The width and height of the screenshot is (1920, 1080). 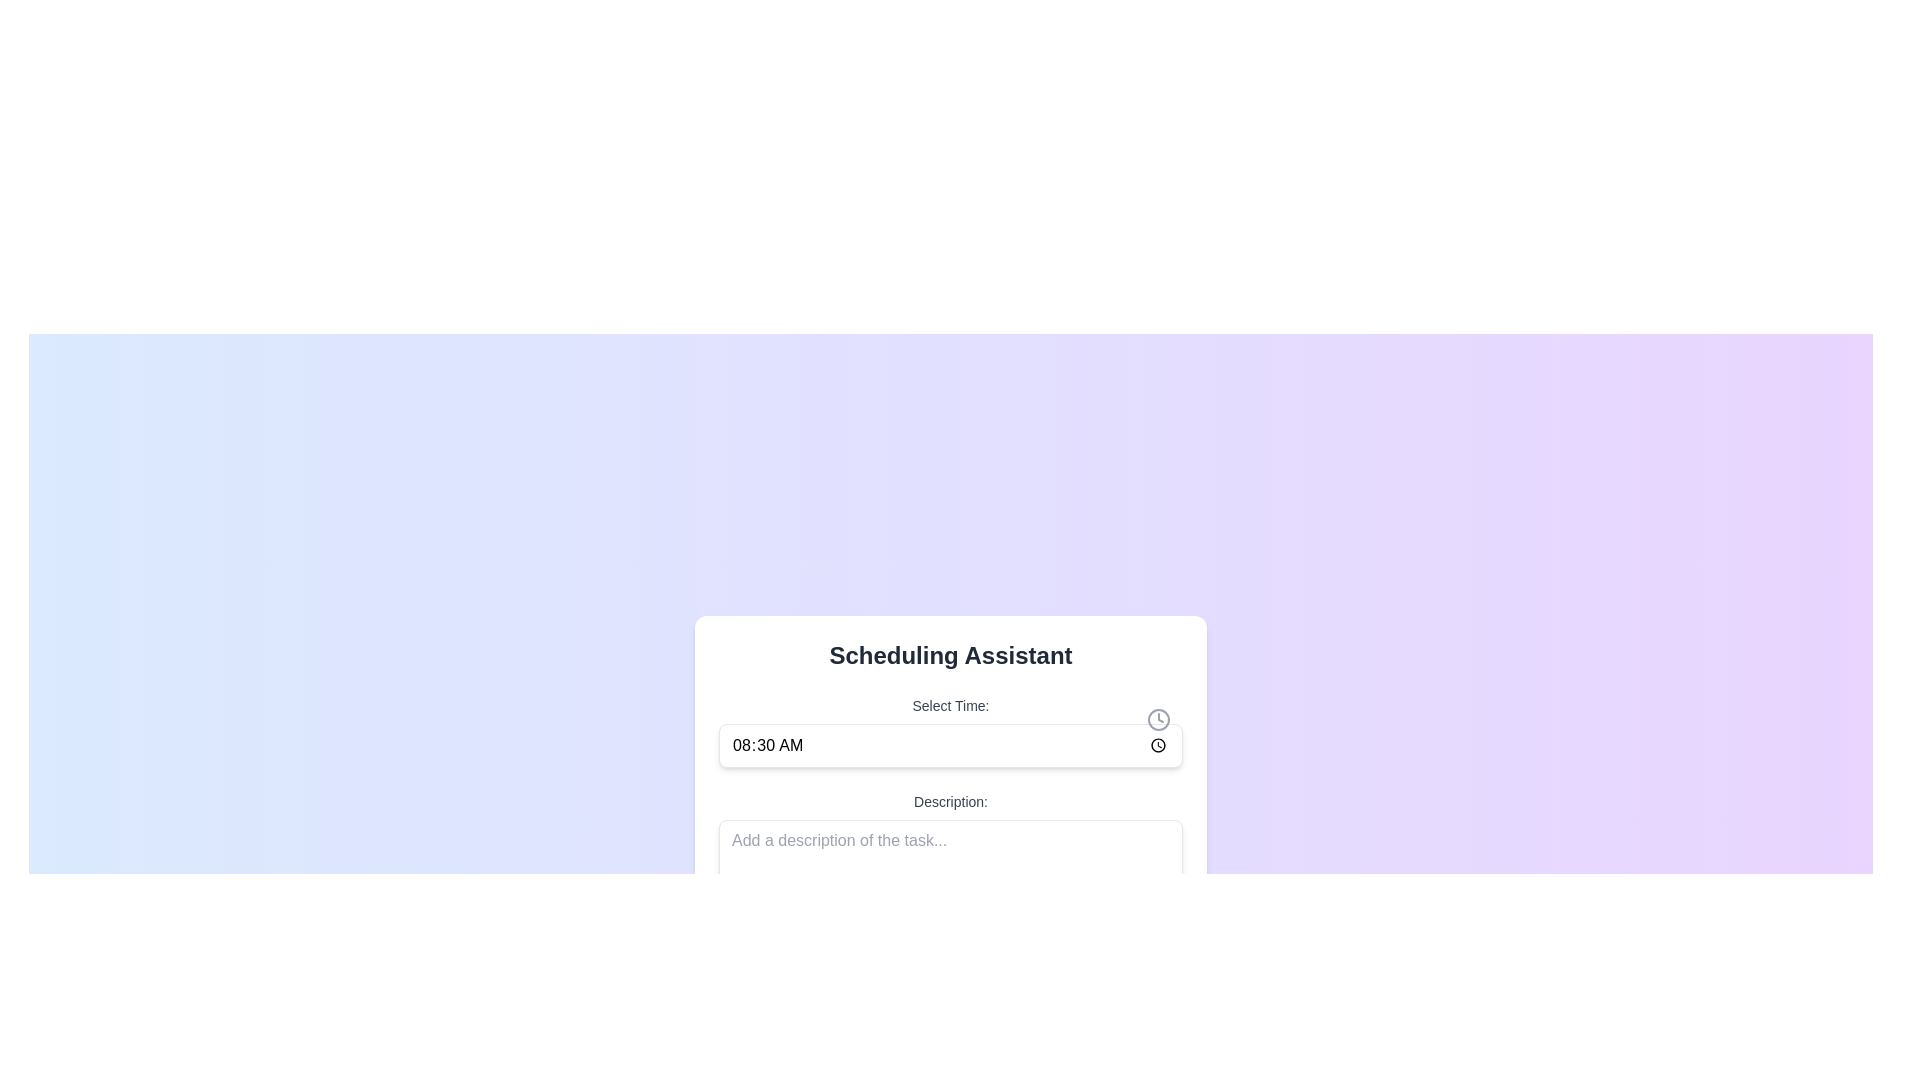 What do you see at coordinates (949, 800) in the screenshot?
I see `text of the Label that displays 'Description:' styled in gray, located below the 'Select Time:' field` at bounding box center [949, 800].